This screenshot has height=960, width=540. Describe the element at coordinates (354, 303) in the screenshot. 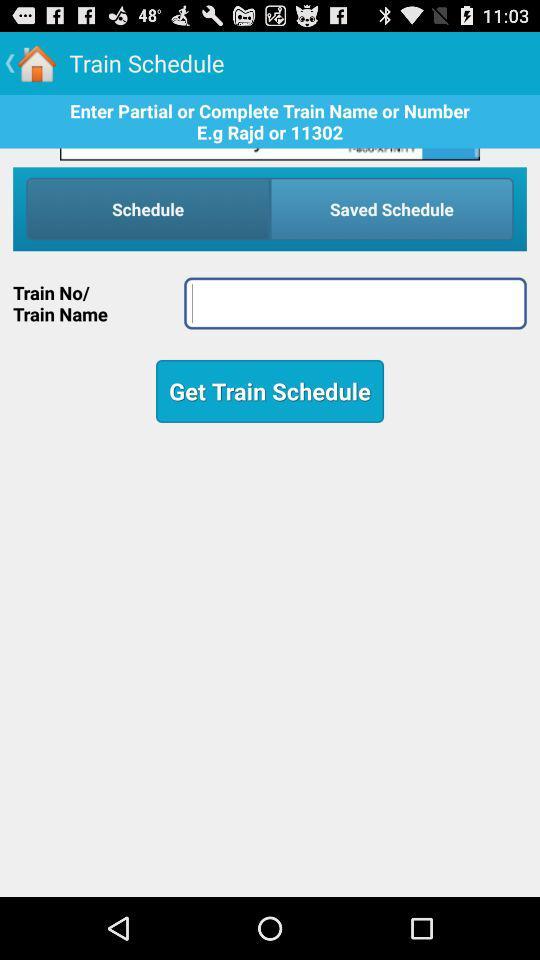

I see `train number or name` at that location.